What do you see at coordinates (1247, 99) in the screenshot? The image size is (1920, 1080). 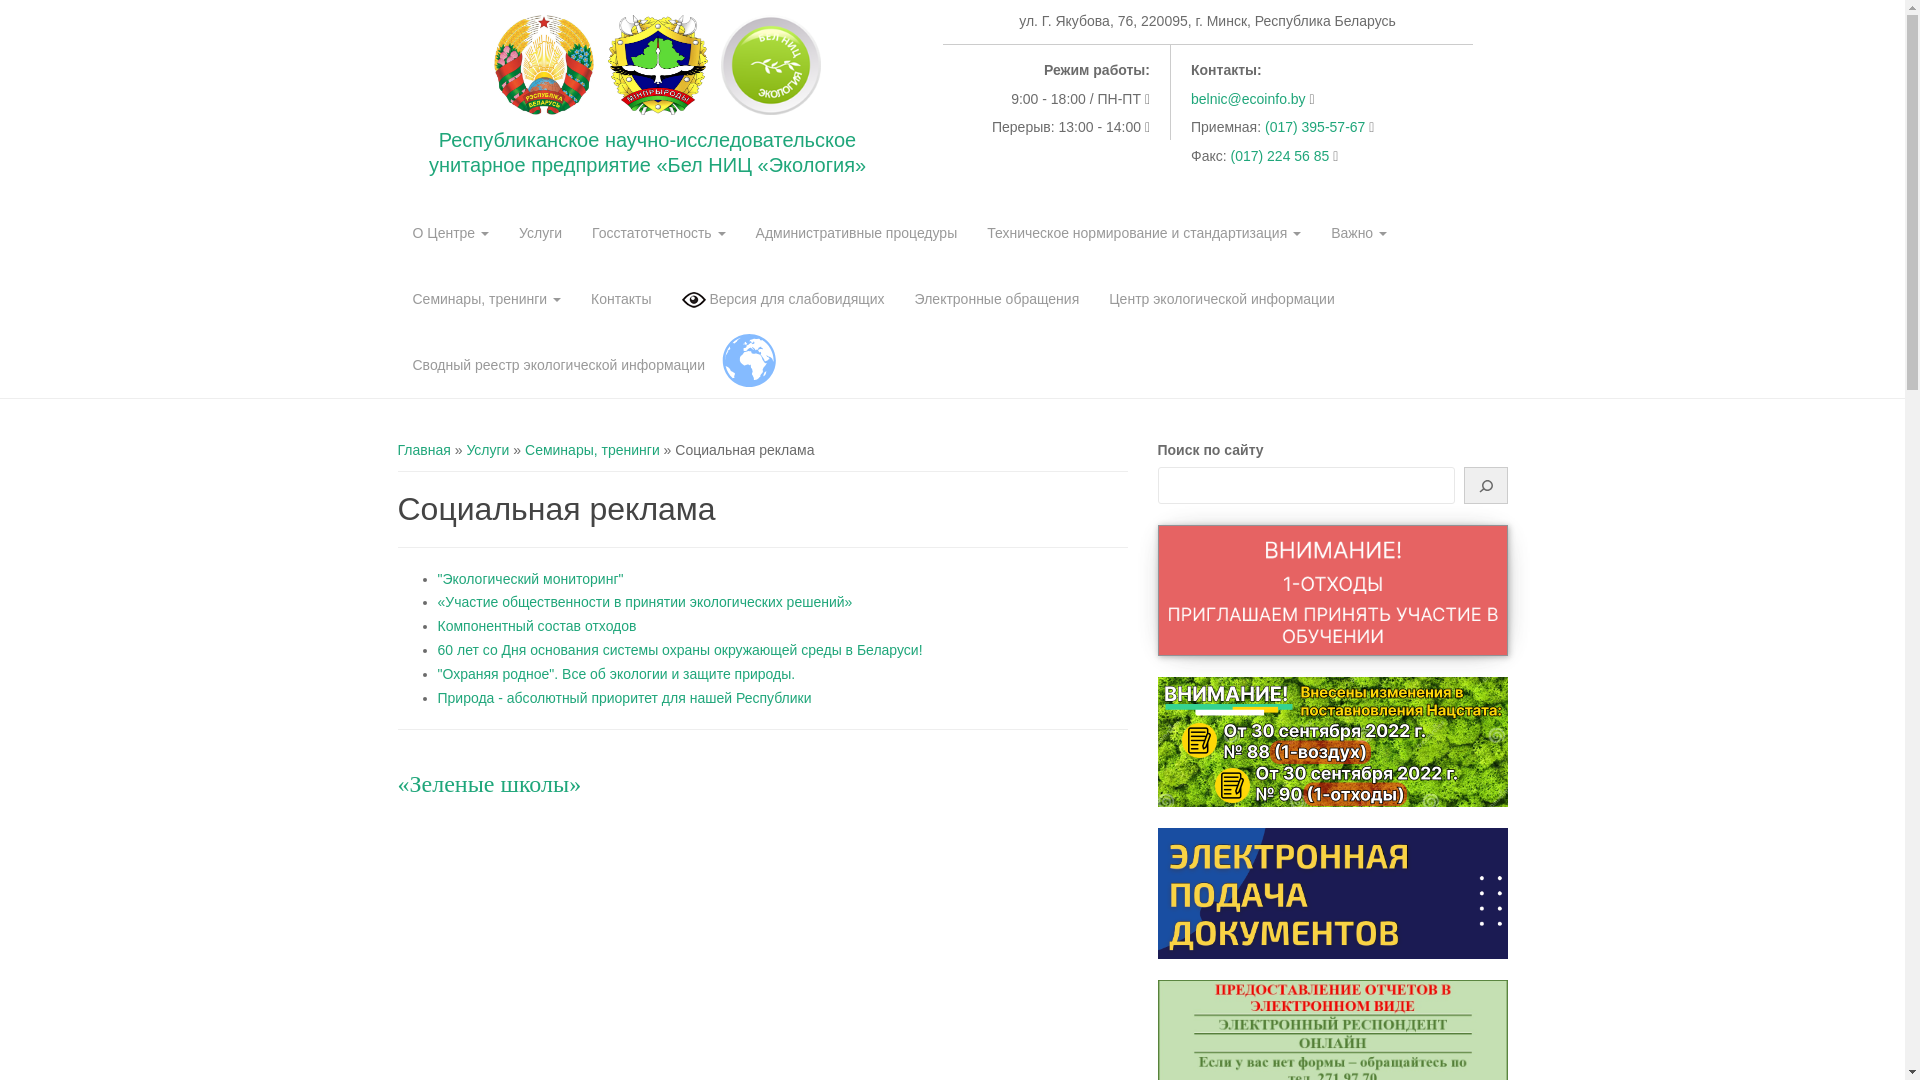 I see `'belnic@ecoinfo.by'` at bounding box center [1247, 99].